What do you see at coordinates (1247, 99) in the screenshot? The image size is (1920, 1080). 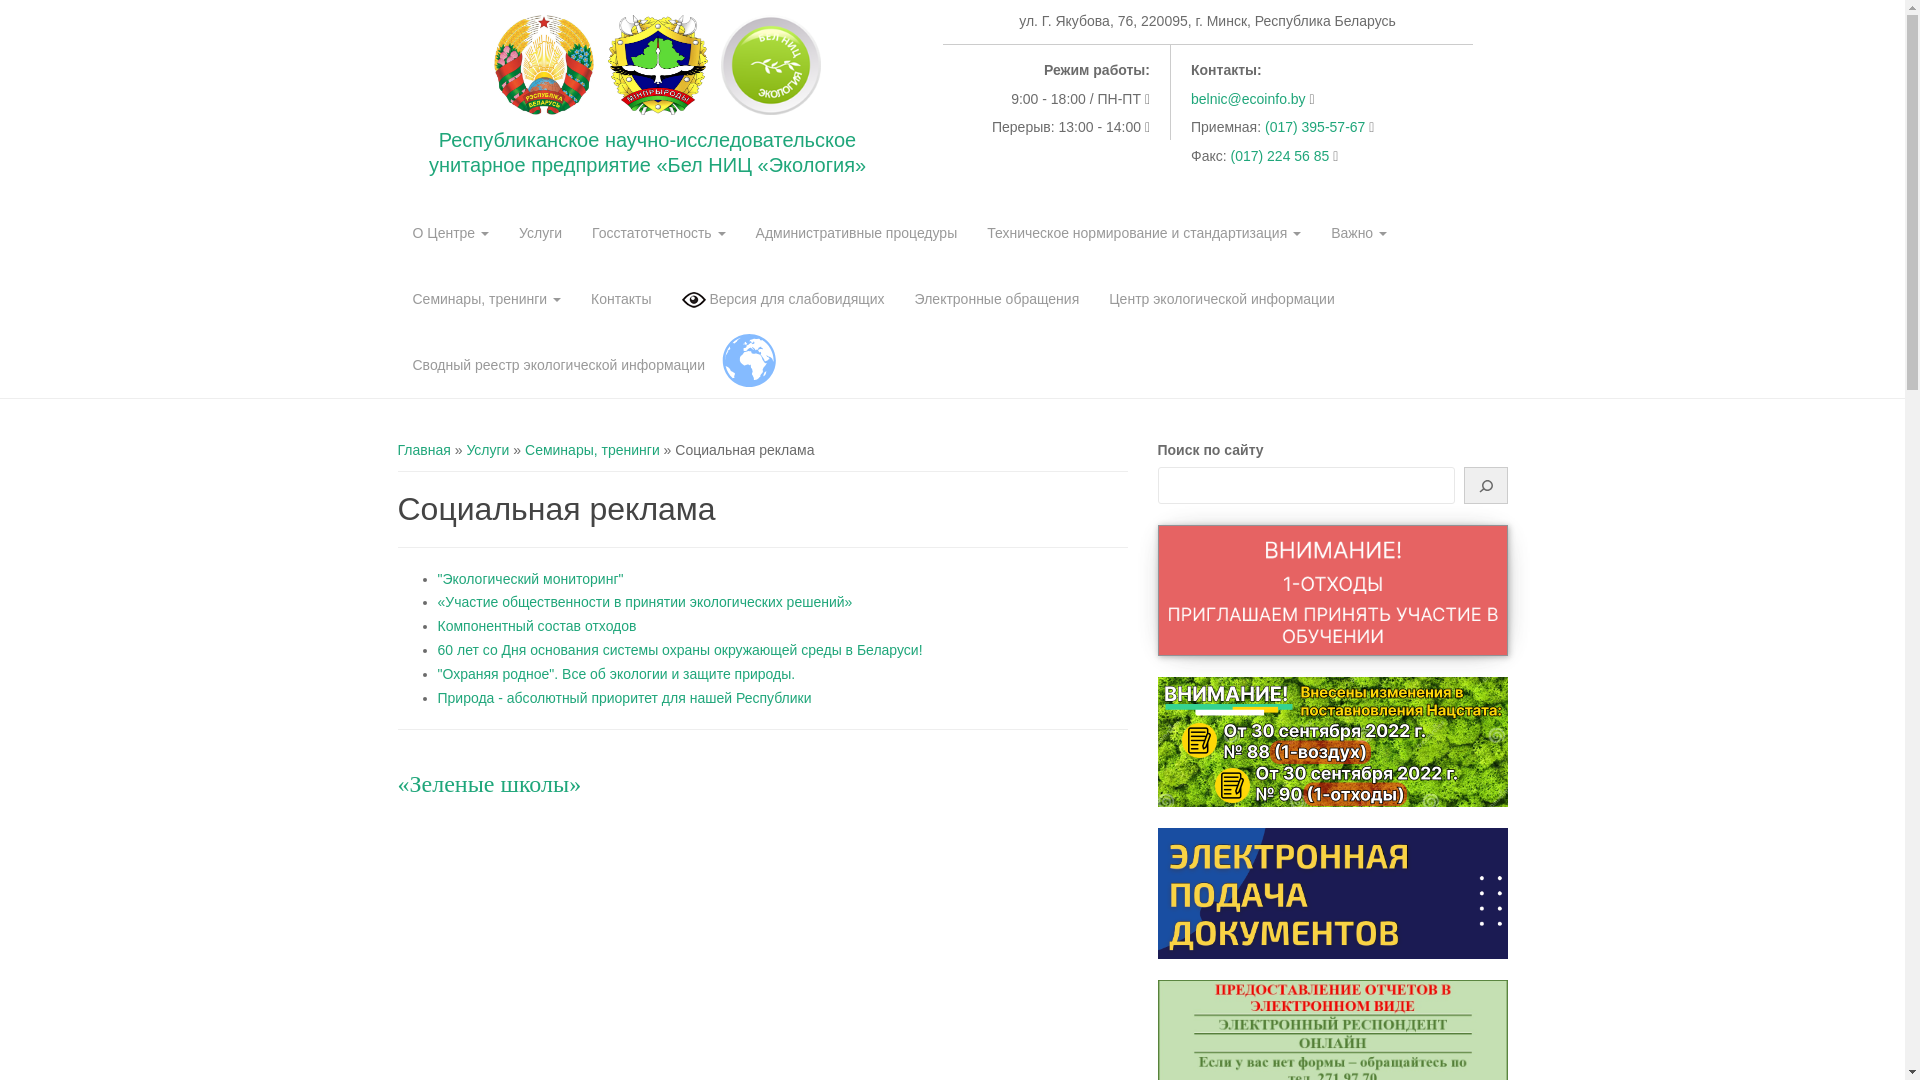 I see `'belnic@ecoinfo.by'` at bounding box center [1247, 99].